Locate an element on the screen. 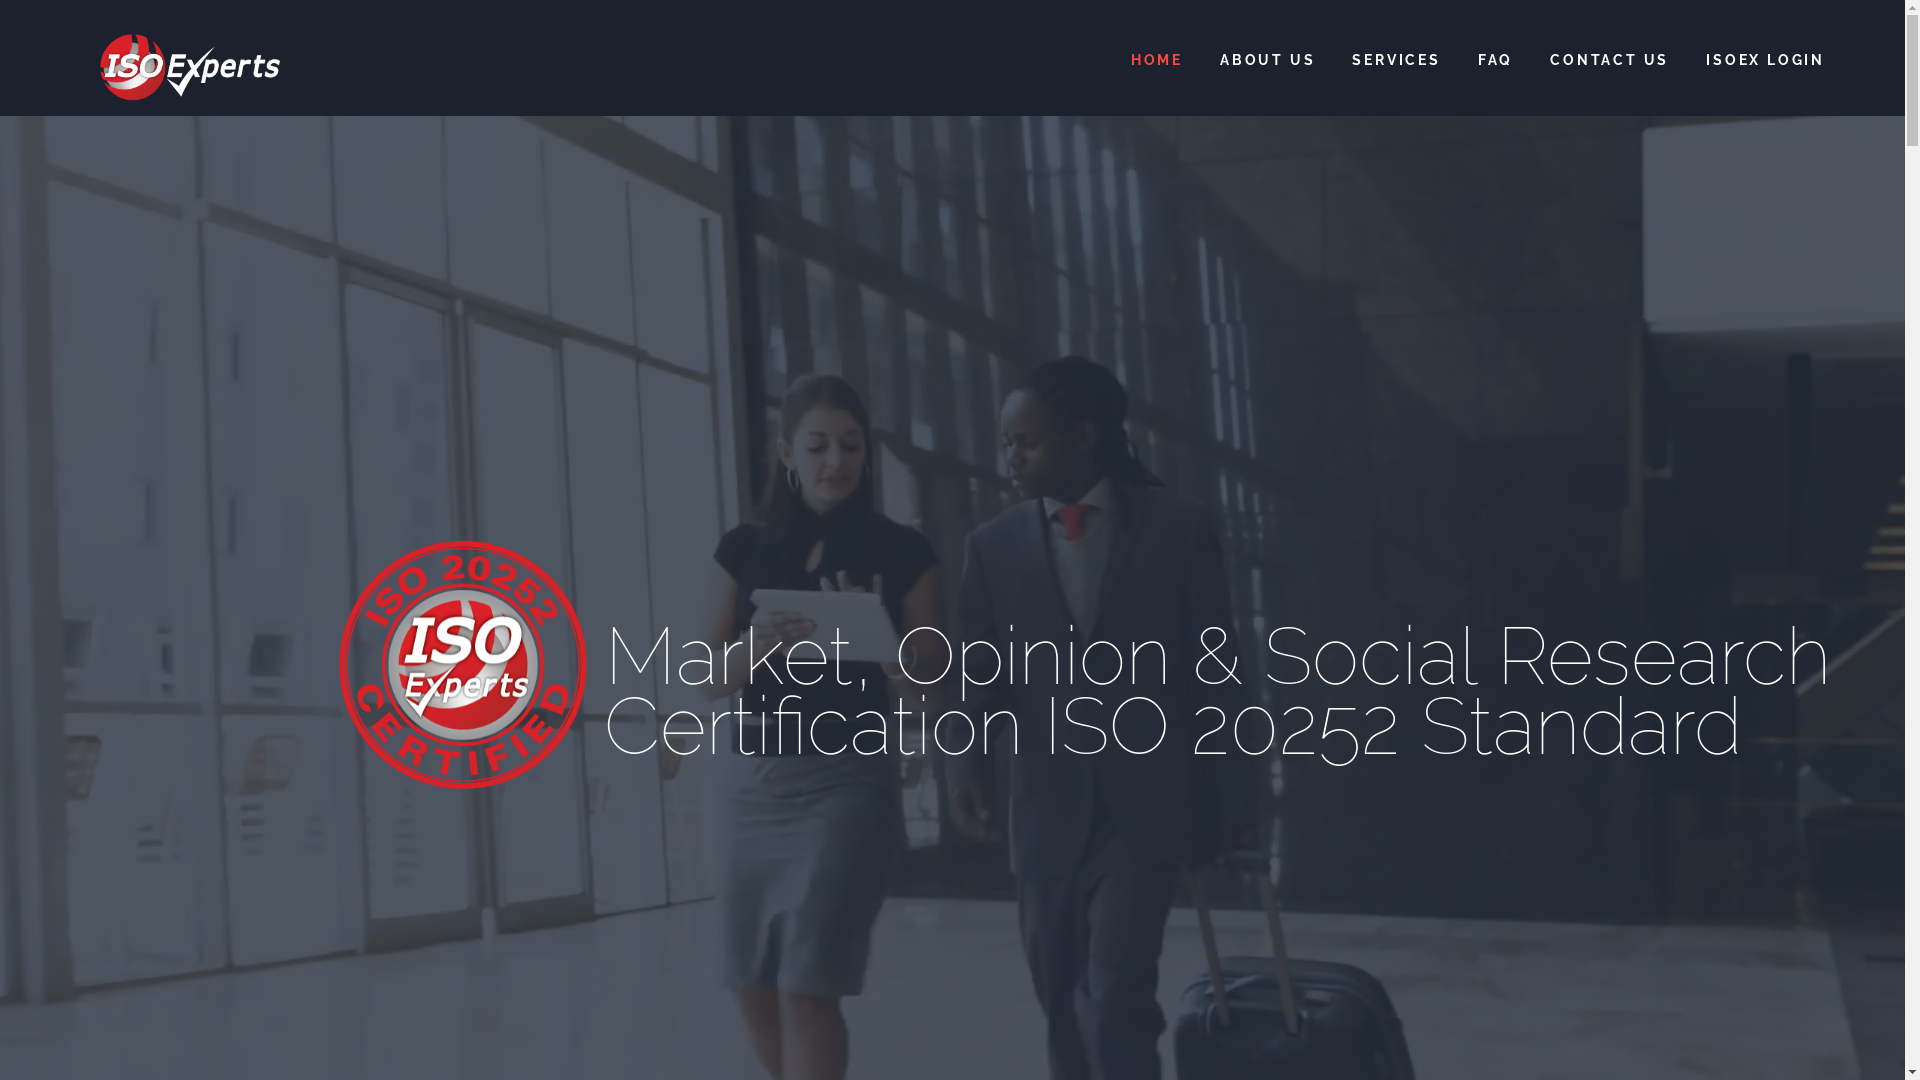 The height and width of the screenshot is (1080, 1920). 'ISOEX LOGIN' is located at coordinates (1765, 59).